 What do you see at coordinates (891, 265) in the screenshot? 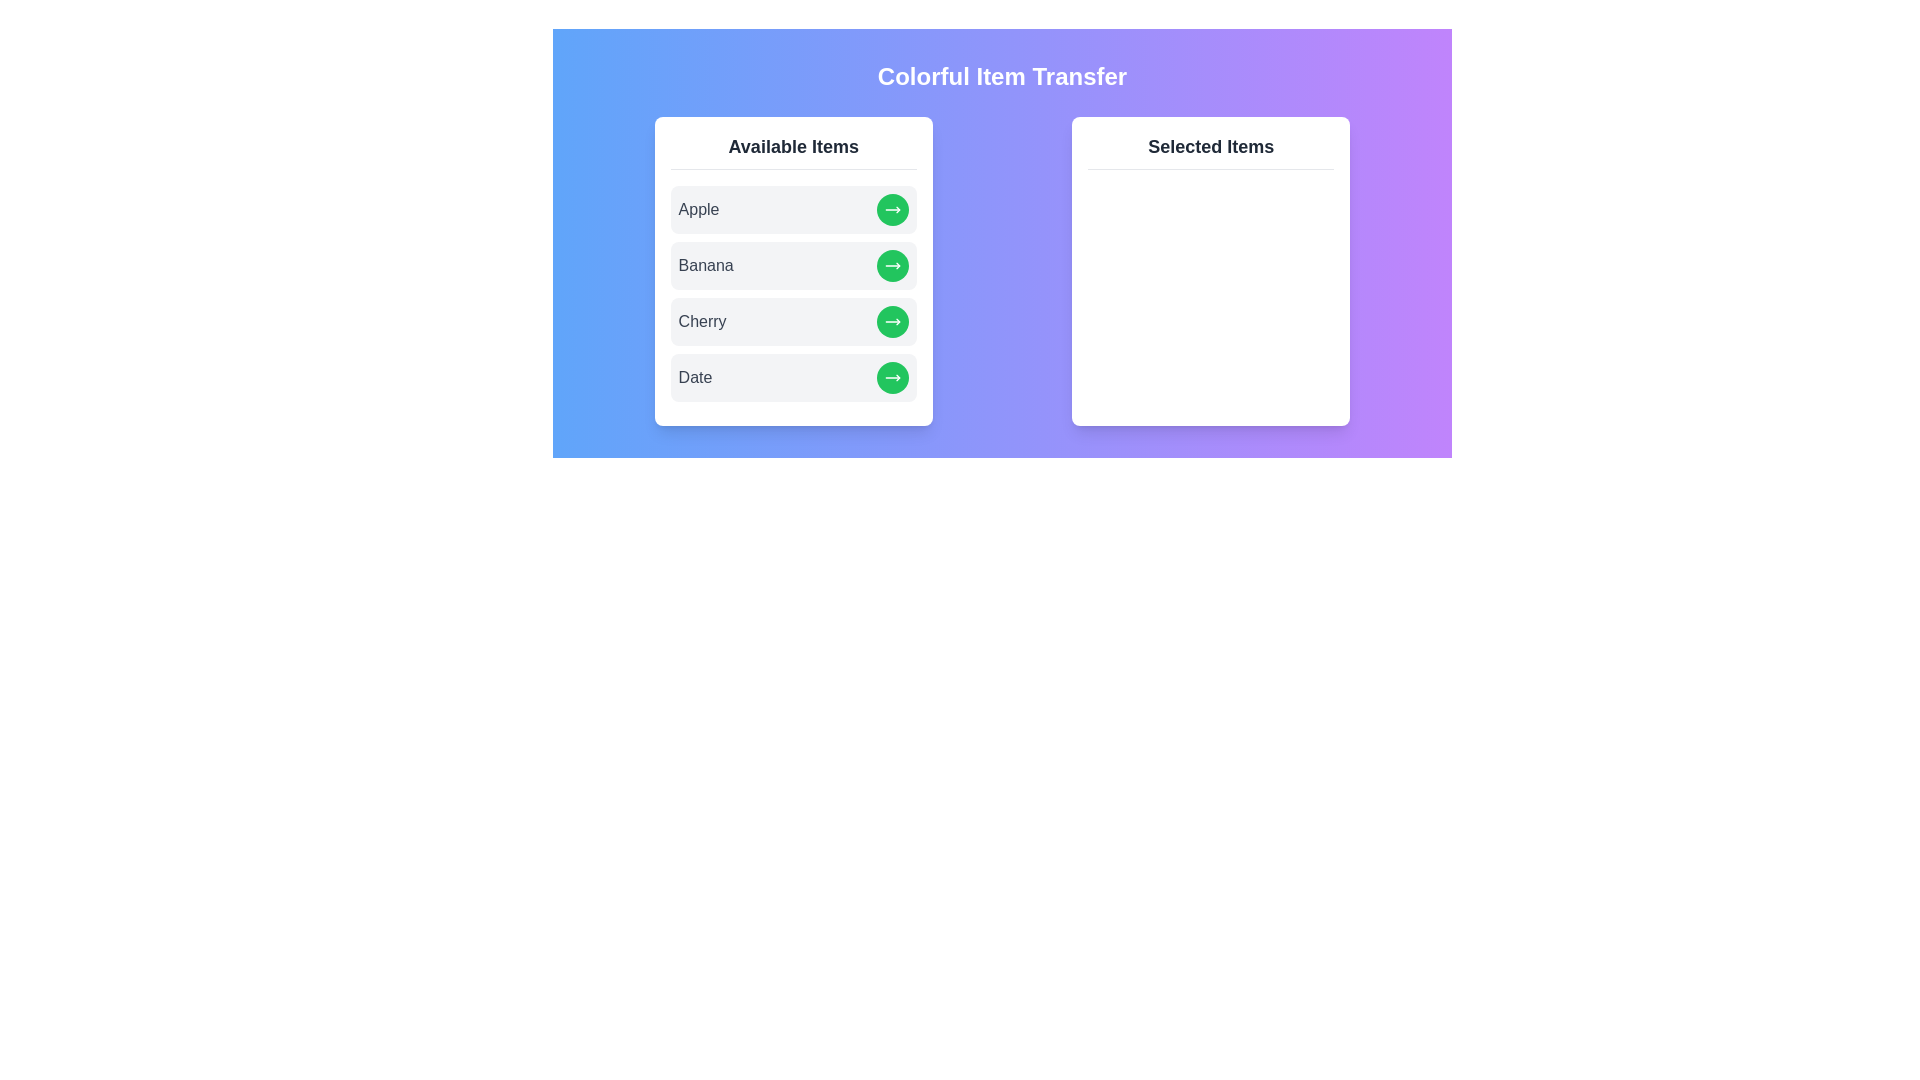
I see `right arrow button next to the item Banana in the 'Available Items' list to transfer it to the 'Selected Items' list` at bounding box center [891, 265].